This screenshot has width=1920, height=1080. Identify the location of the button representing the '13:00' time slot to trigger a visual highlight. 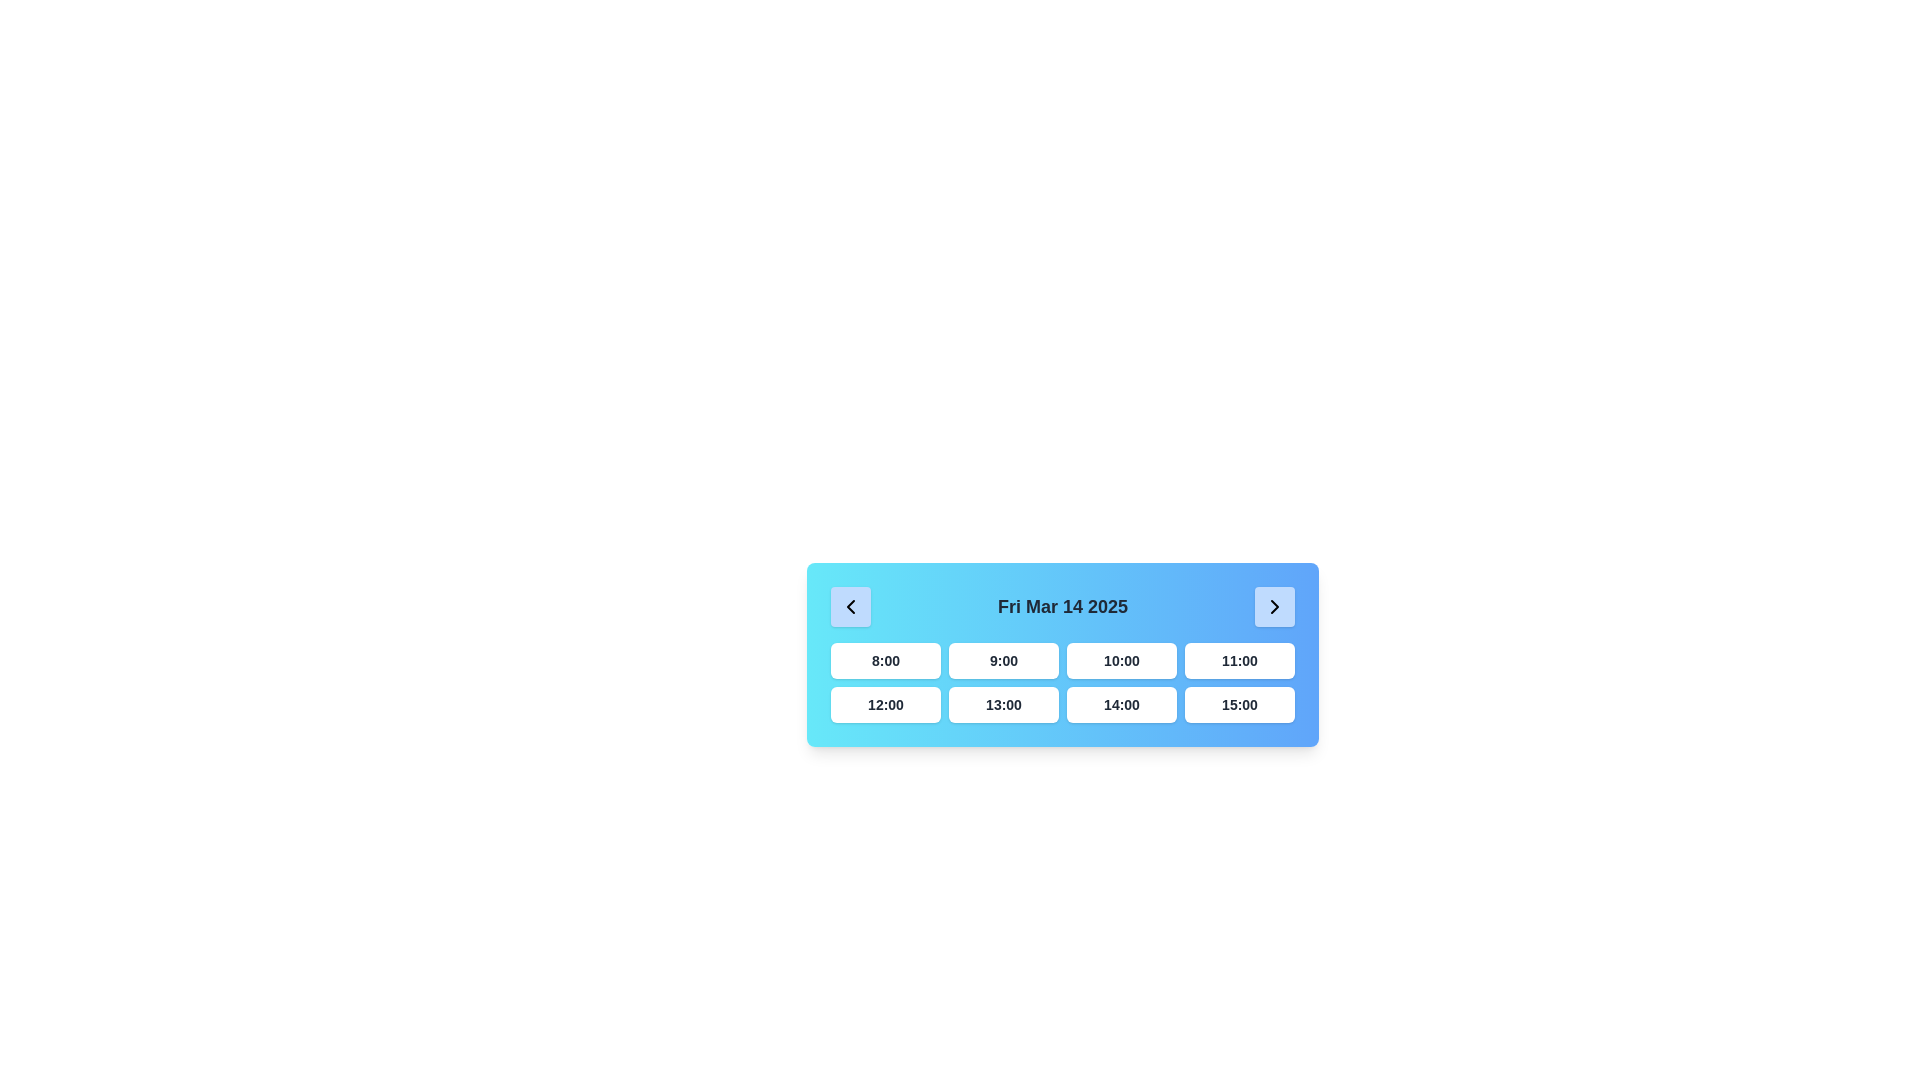
(1003, 704).